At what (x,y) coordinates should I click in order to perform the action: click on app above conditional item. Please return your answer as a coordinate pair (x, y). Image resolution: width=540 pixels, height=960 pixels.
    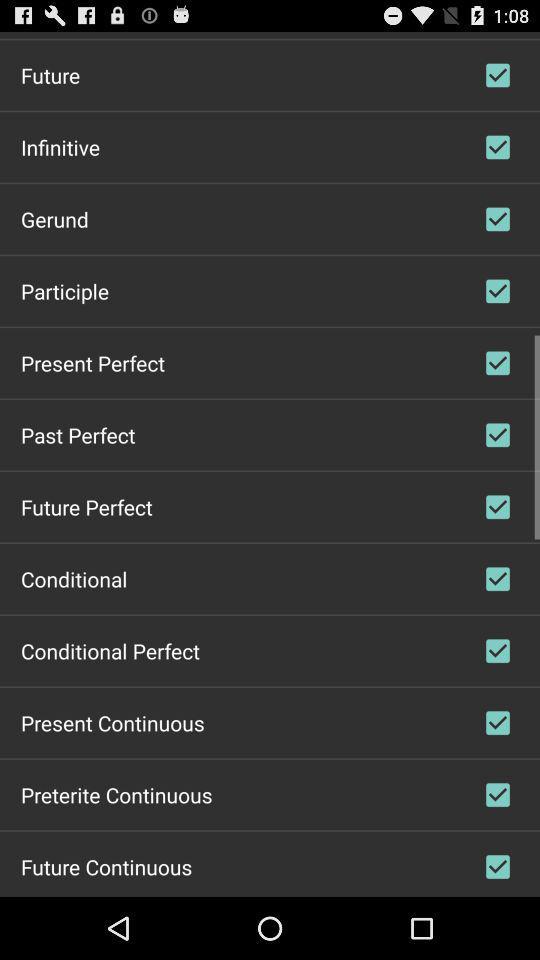
    Looking at the image, I should click on (85, 505).